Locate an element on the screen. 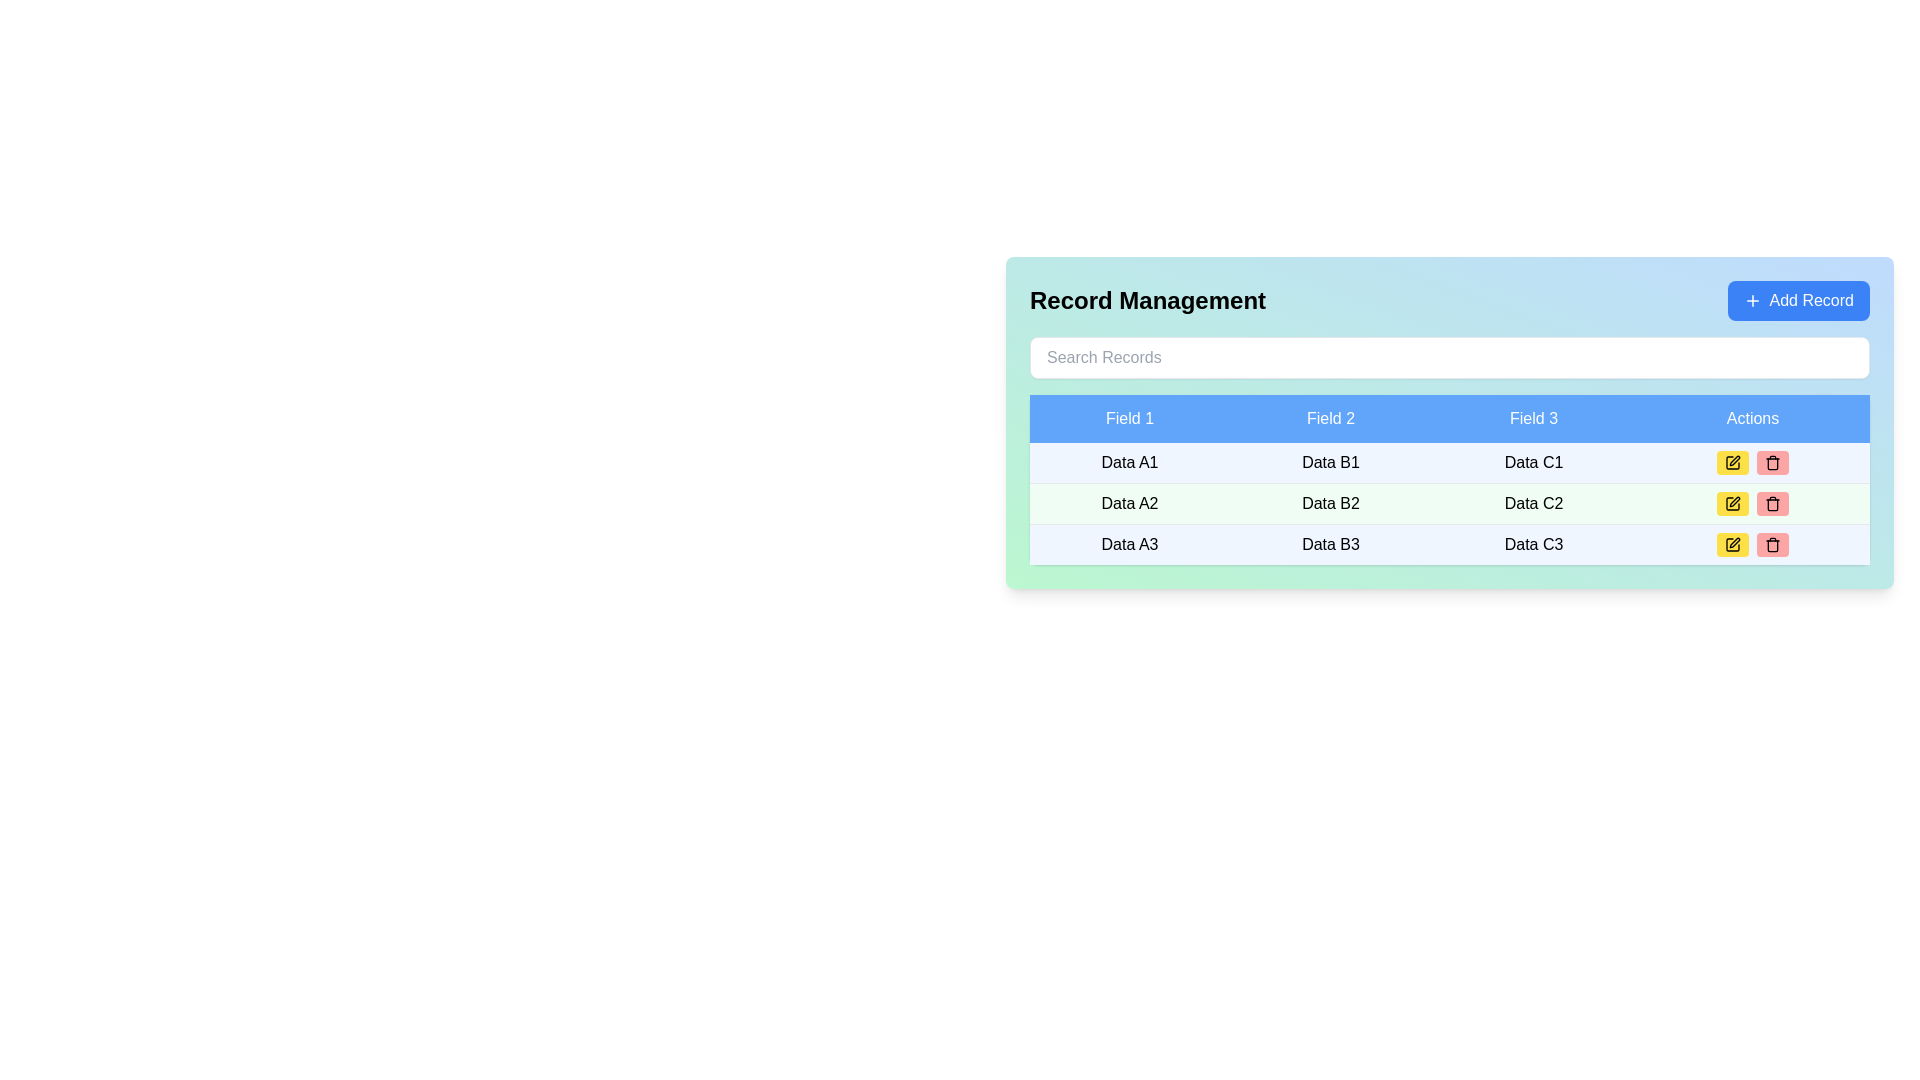 This screenshot has width=1920, height=1080. the static text label 'Field 1' that is styled with medium font weight and positioned on a blue background at the top of a table layout is located at coordinates (1130, 418).